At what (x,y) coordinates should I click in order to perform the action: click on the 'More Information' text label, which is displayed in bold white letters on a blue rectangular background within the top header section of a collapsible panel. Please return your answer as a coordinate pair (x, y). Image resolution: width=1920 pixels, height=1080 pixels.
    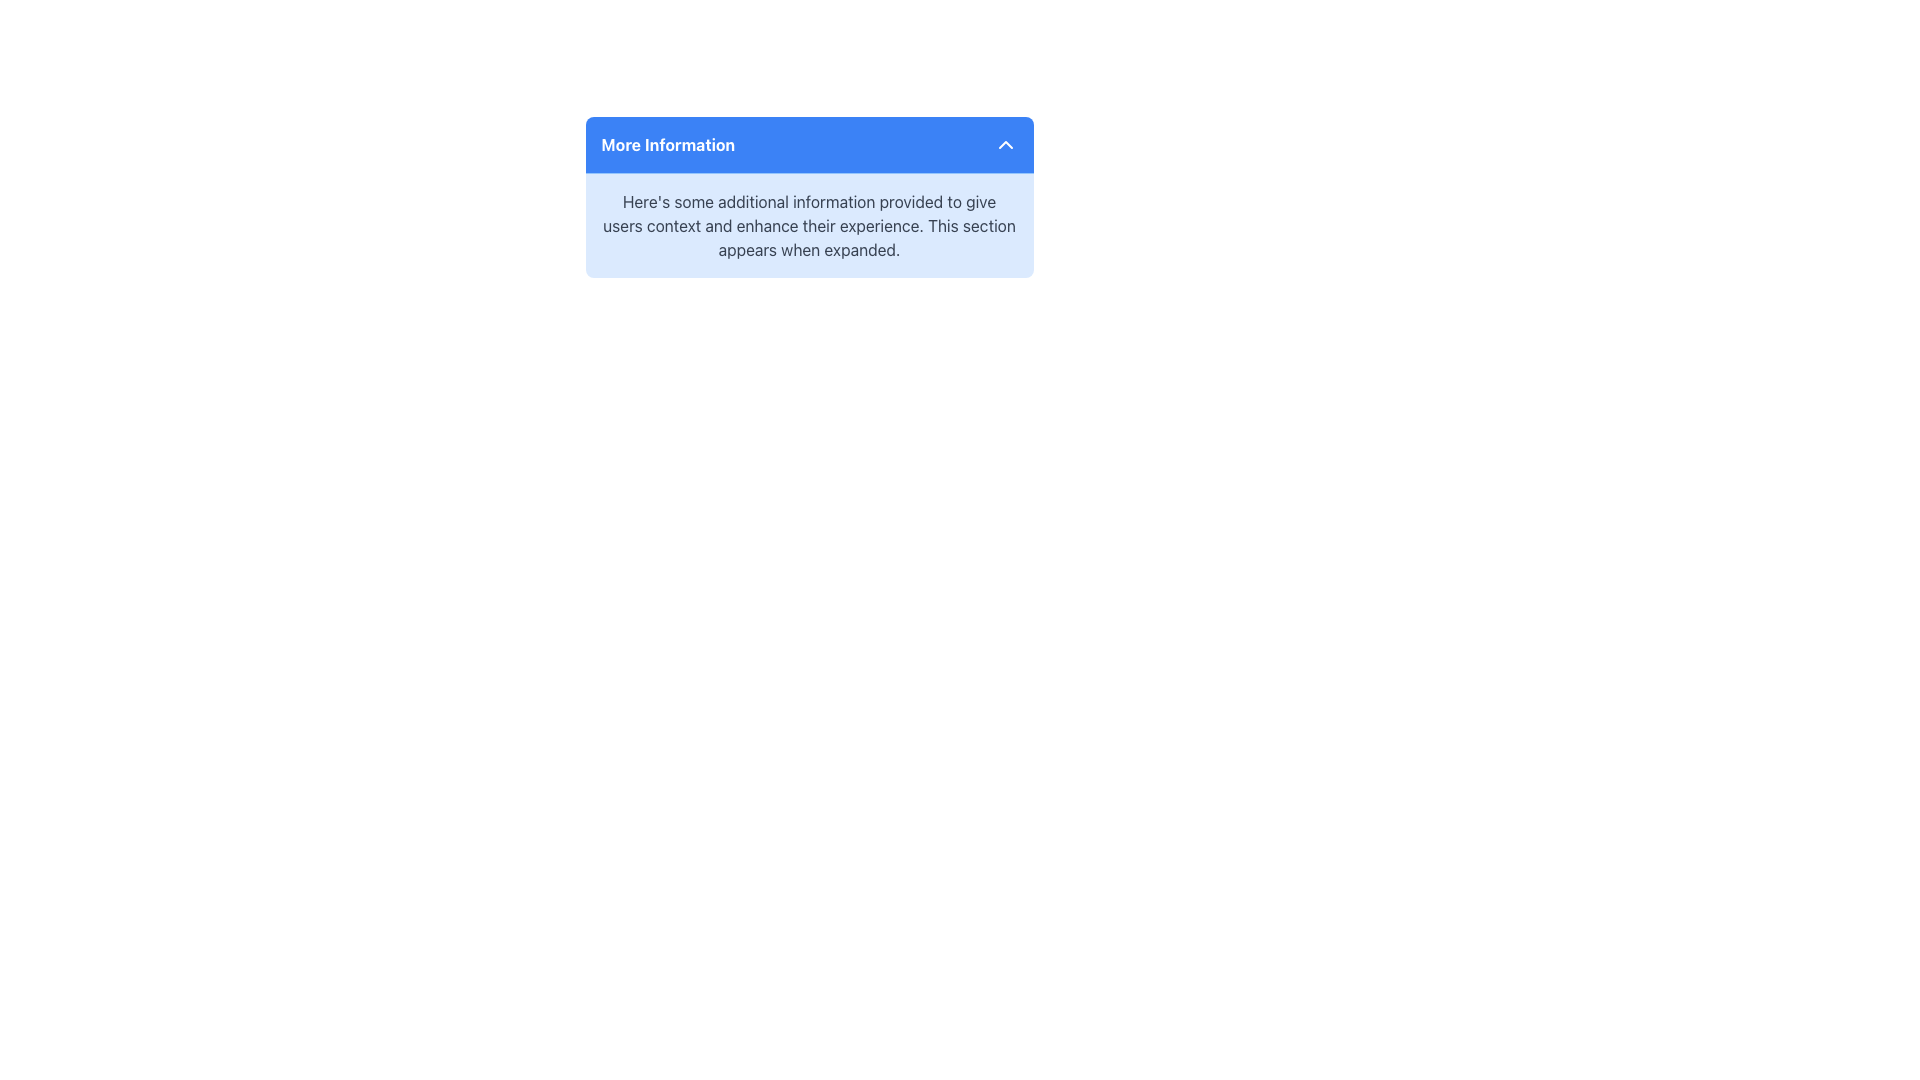
    Looking at the image, I should click on (668, 144).